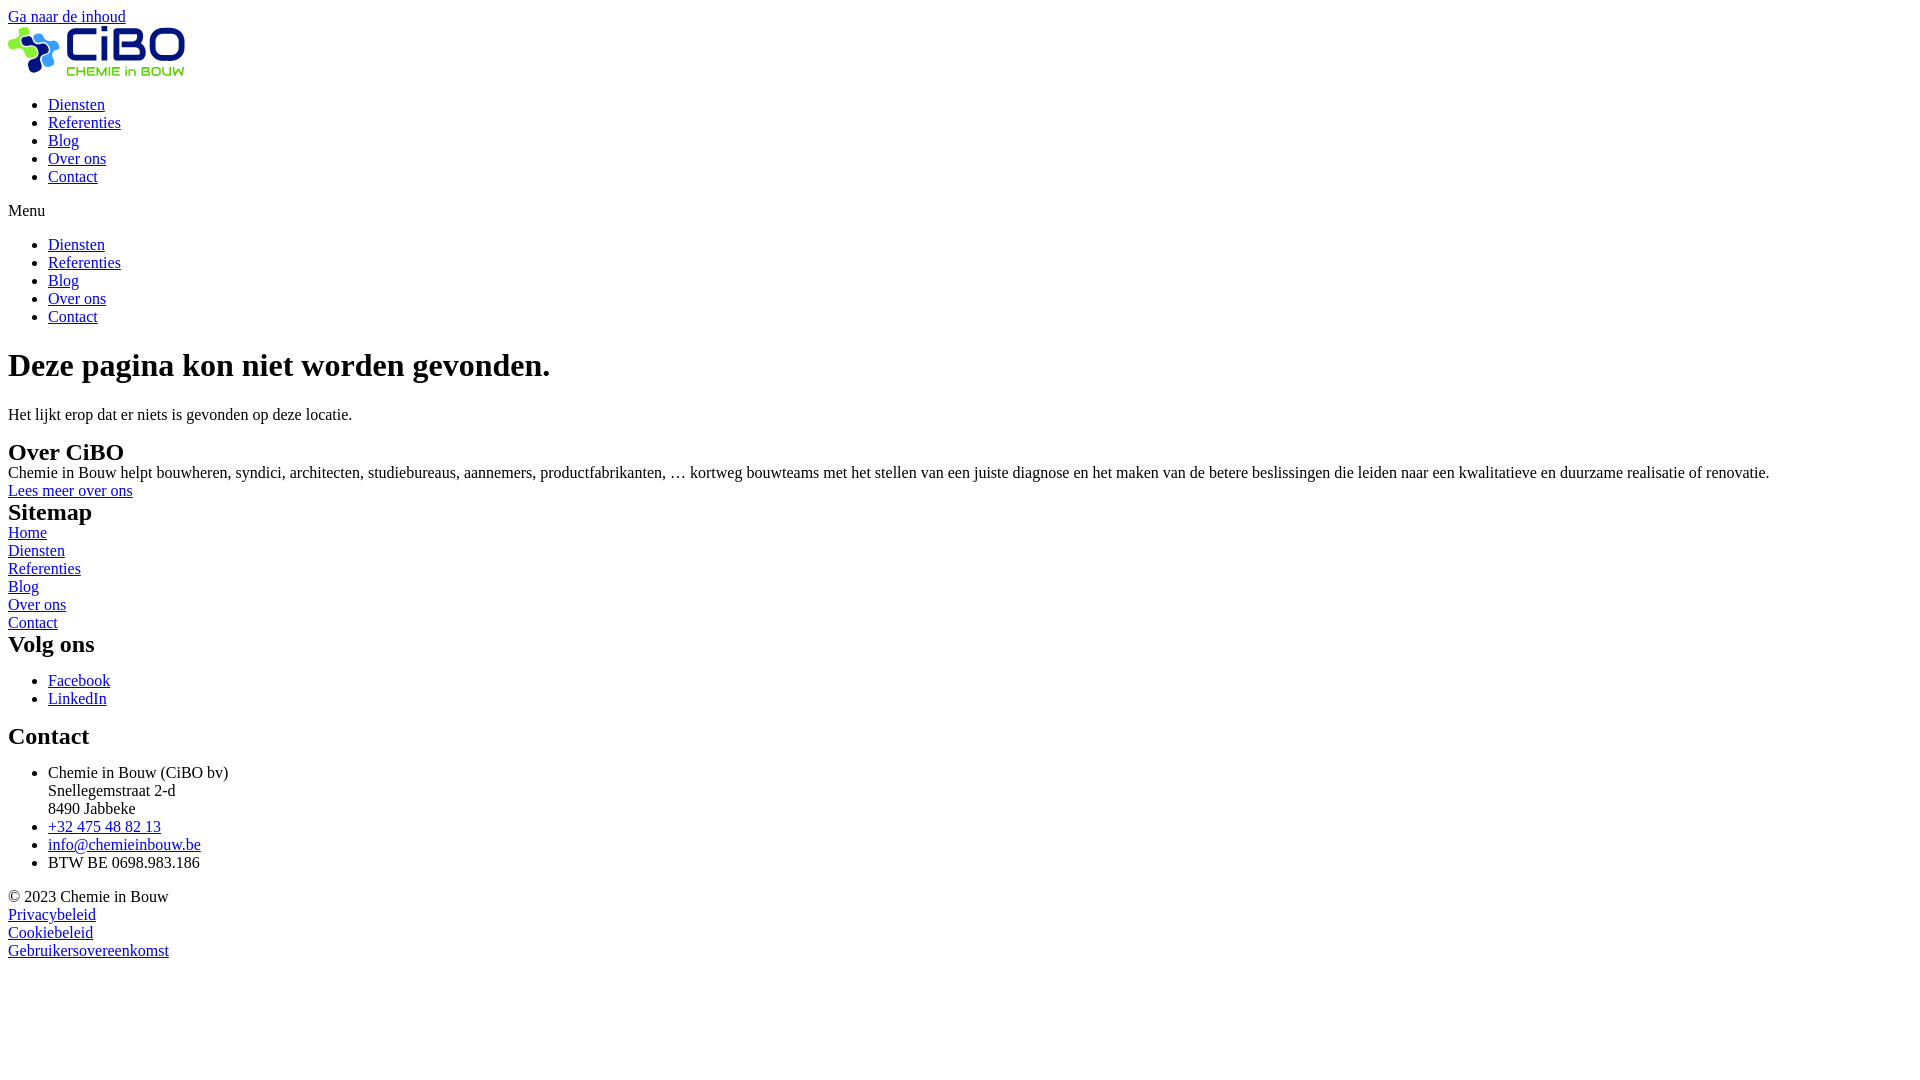  Describe the element at coordinates (8, 932) in the screenshot. I see `'Cookiebeleid'` at that location.